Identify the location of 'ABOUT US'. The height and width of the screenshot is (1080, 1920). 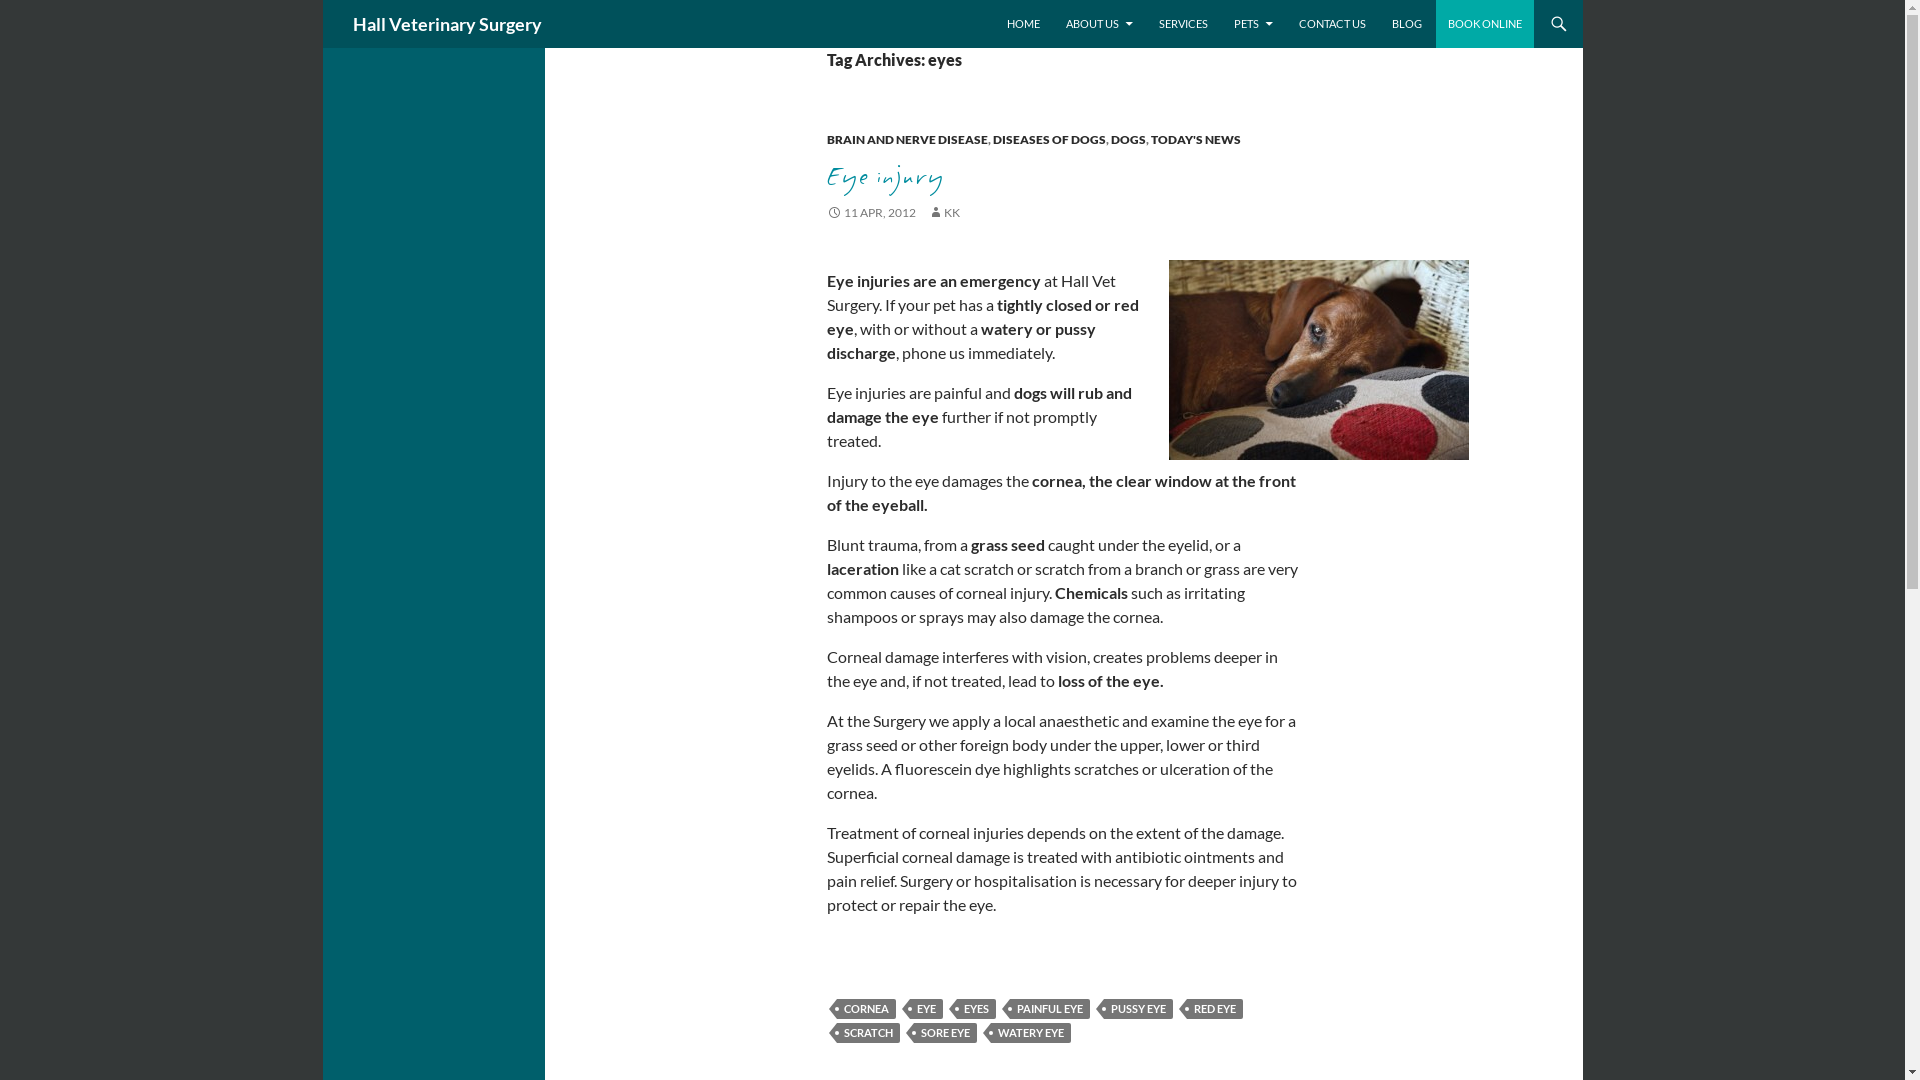
(1098, 23).